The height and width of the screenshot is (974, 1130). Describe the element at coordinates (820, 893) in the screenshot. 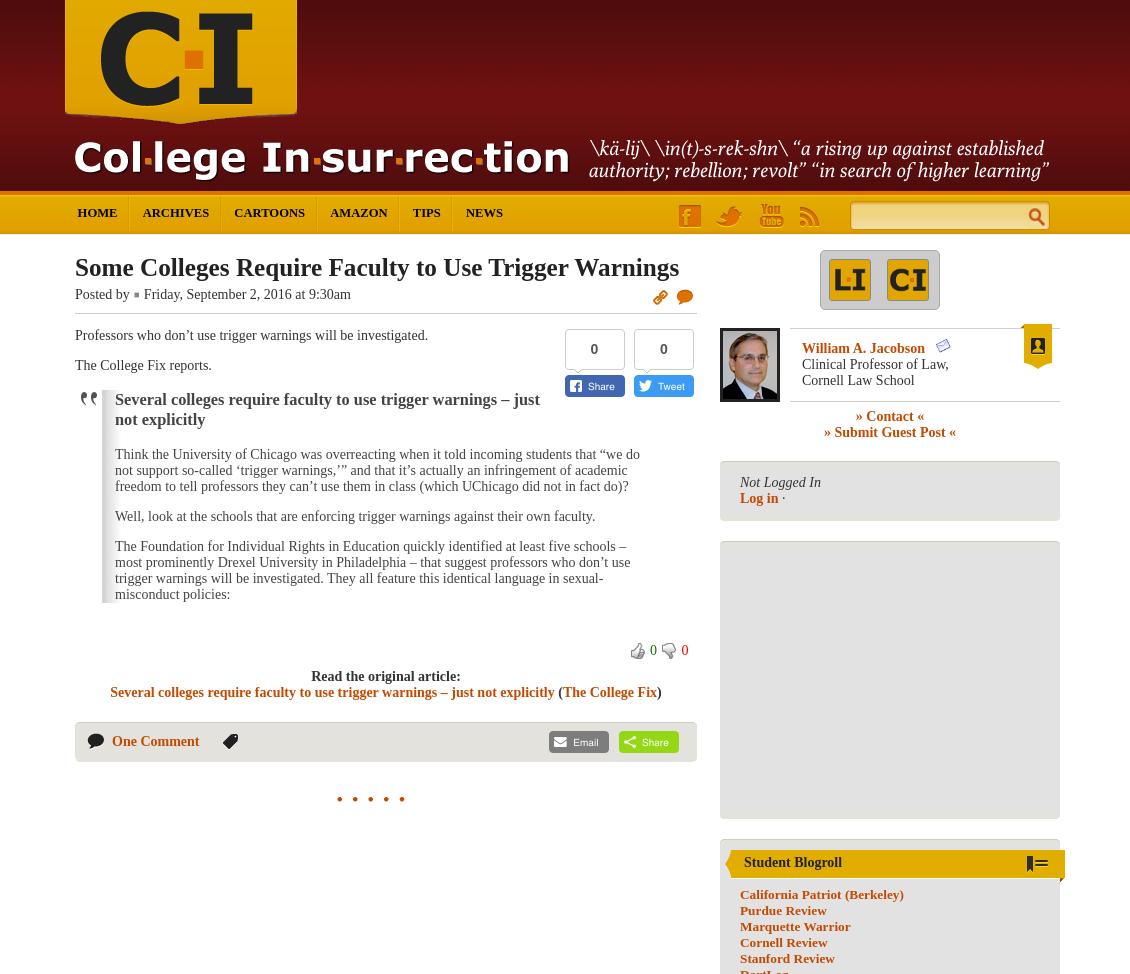

I see `'California Patriot (Berkeley)'` at that location.